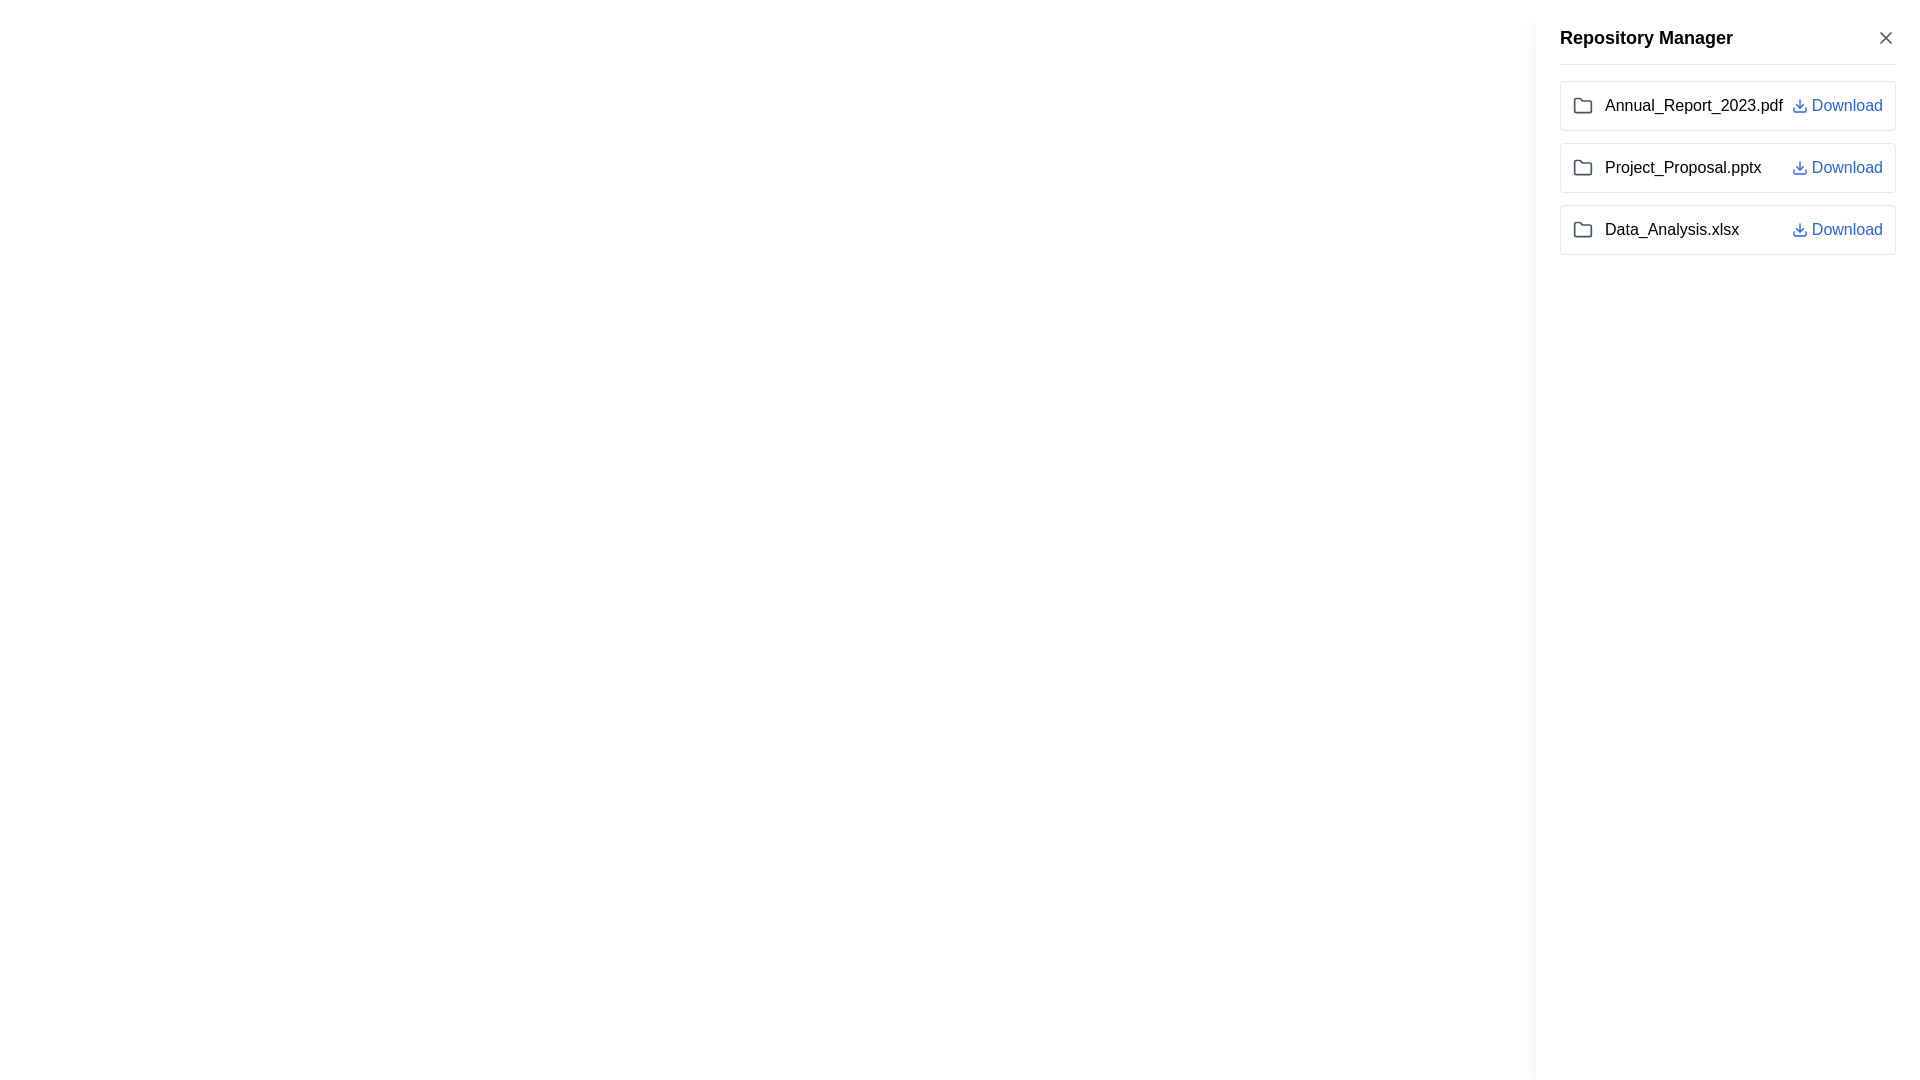  I want to click on the folder icon, which is a gray SVG shape with rounded edges, located next to the 'Project_Proposal.pptx' text, so click(1582, 104).